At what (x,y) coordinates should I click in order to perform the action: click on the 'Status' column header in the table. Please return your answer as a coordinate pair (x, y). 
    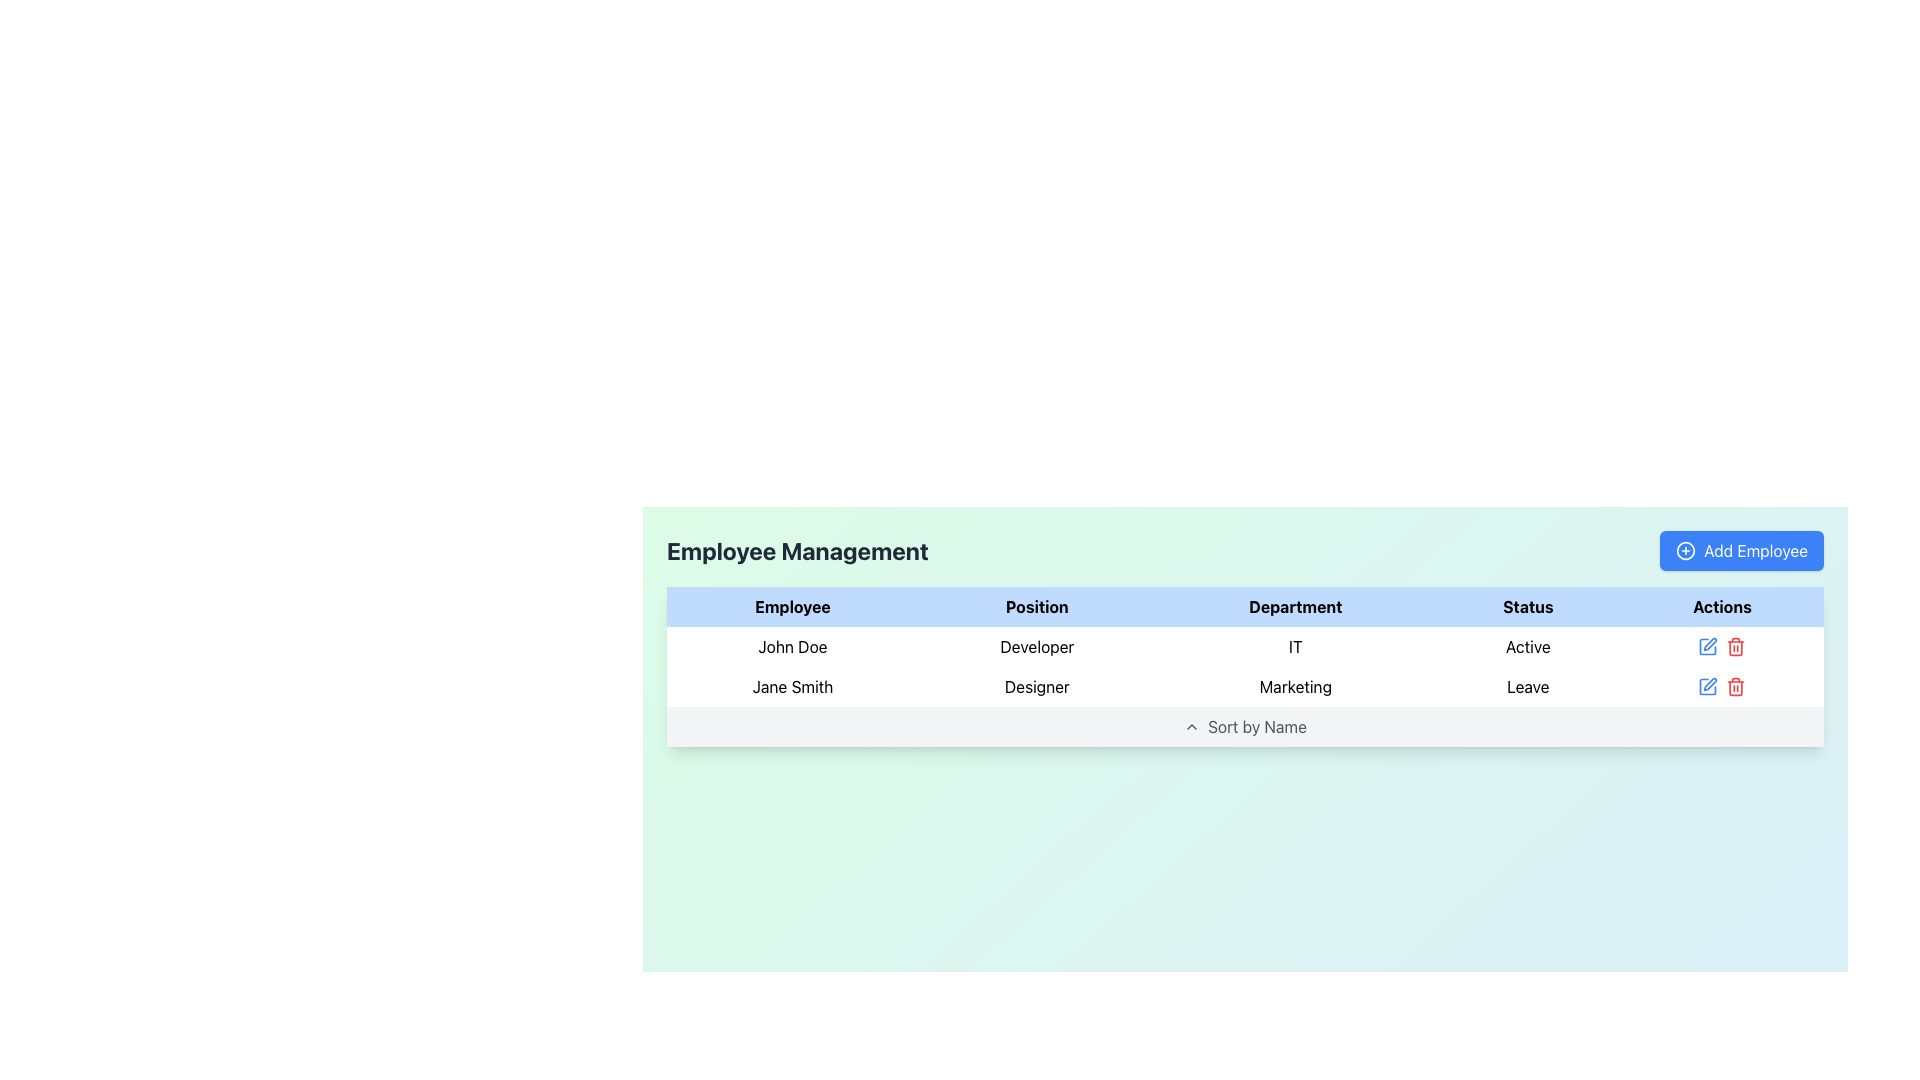
    Looking at the image, I should click on (1527, 605).